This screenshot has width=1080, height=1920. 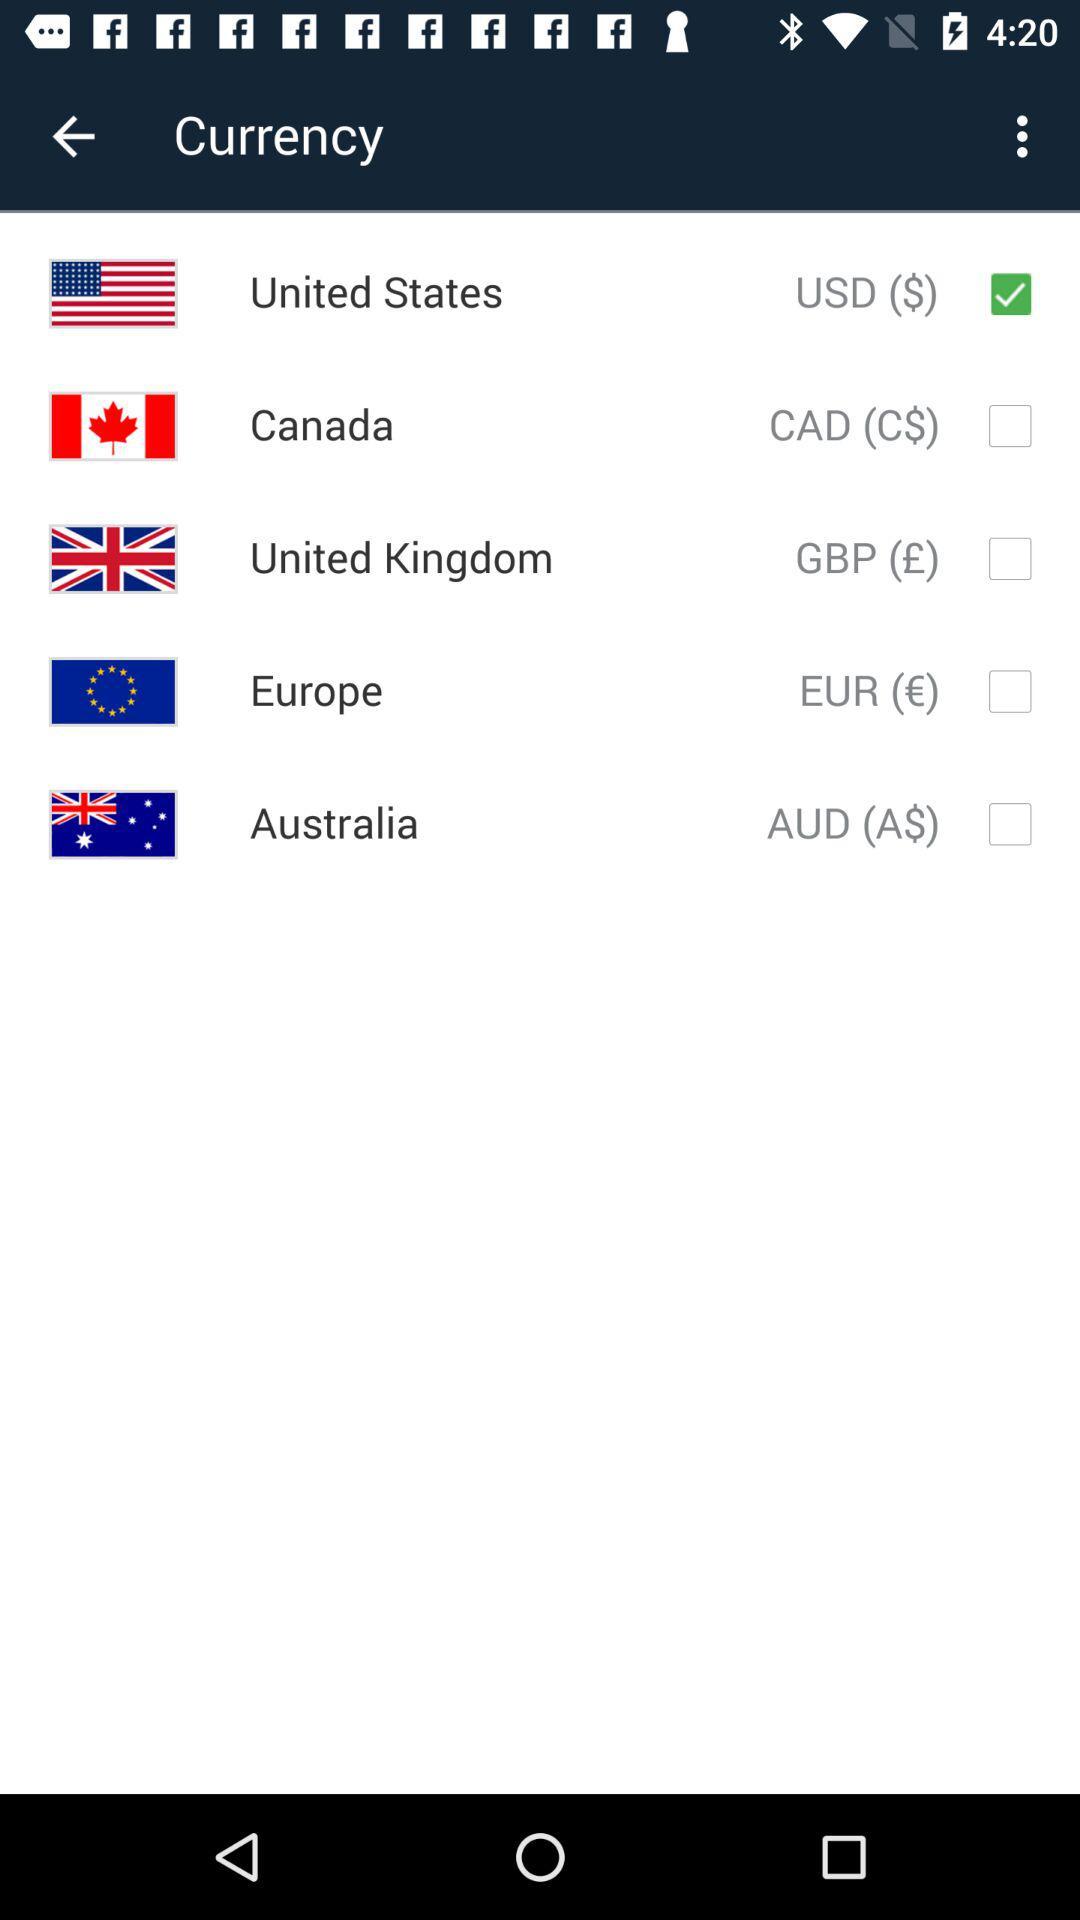 I want to click on the icon to the left of aud (a$), so click(x=333, y=824).